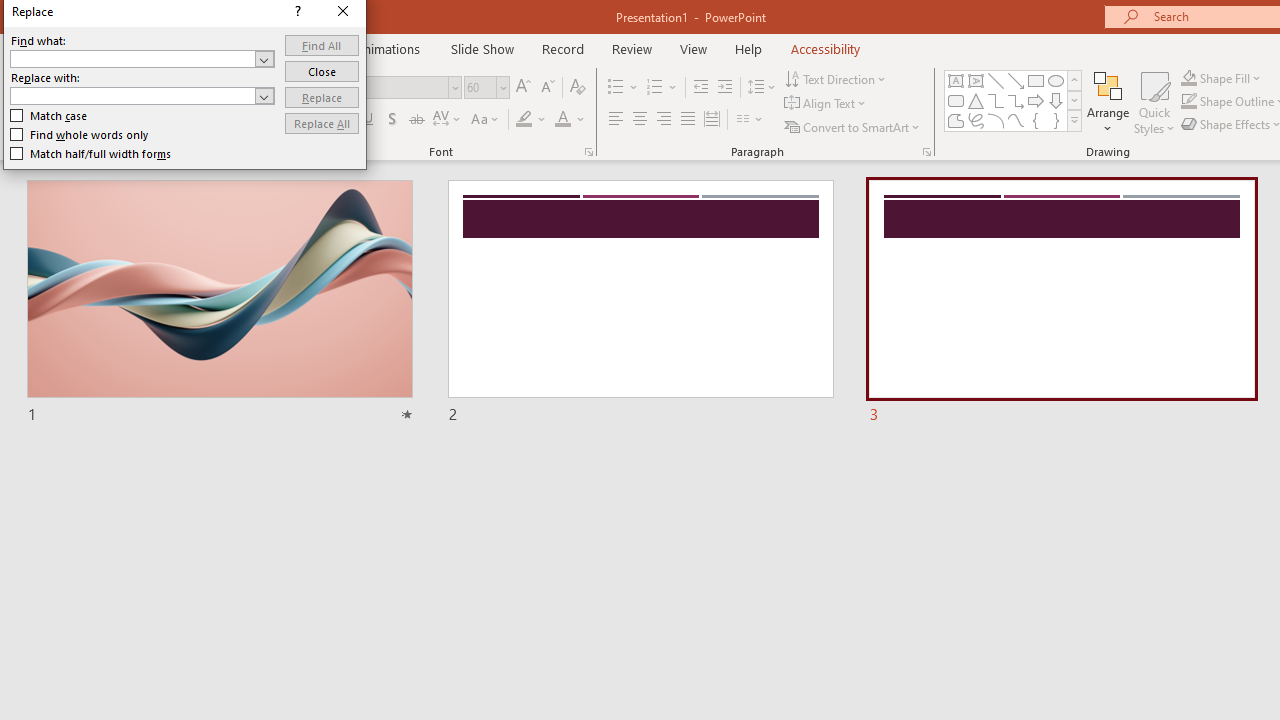  Describe the element at coordinates (1055, 80) in the screenshot. I see `'Oval'` at that location.